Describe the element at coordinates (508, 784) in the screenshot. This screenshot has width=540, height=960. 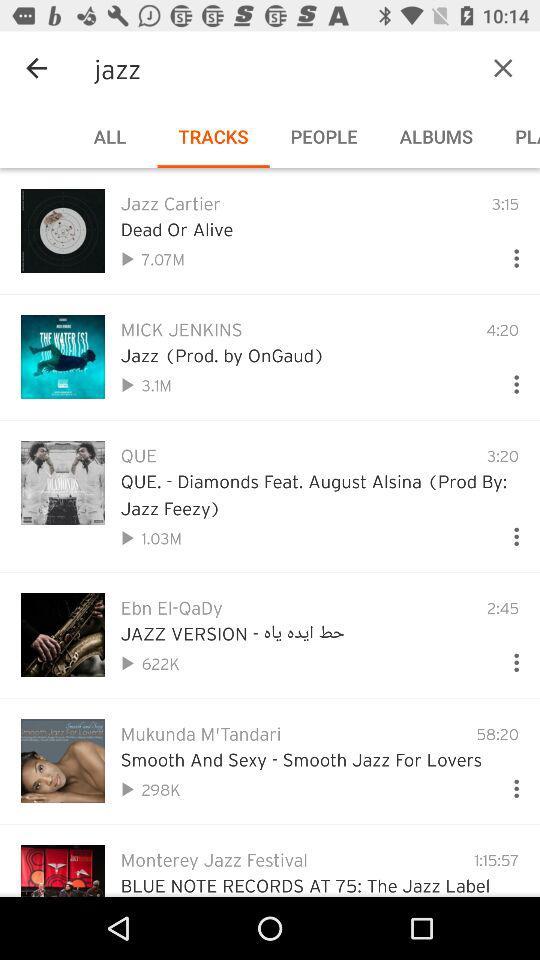
I see `drop down menu` at that location.